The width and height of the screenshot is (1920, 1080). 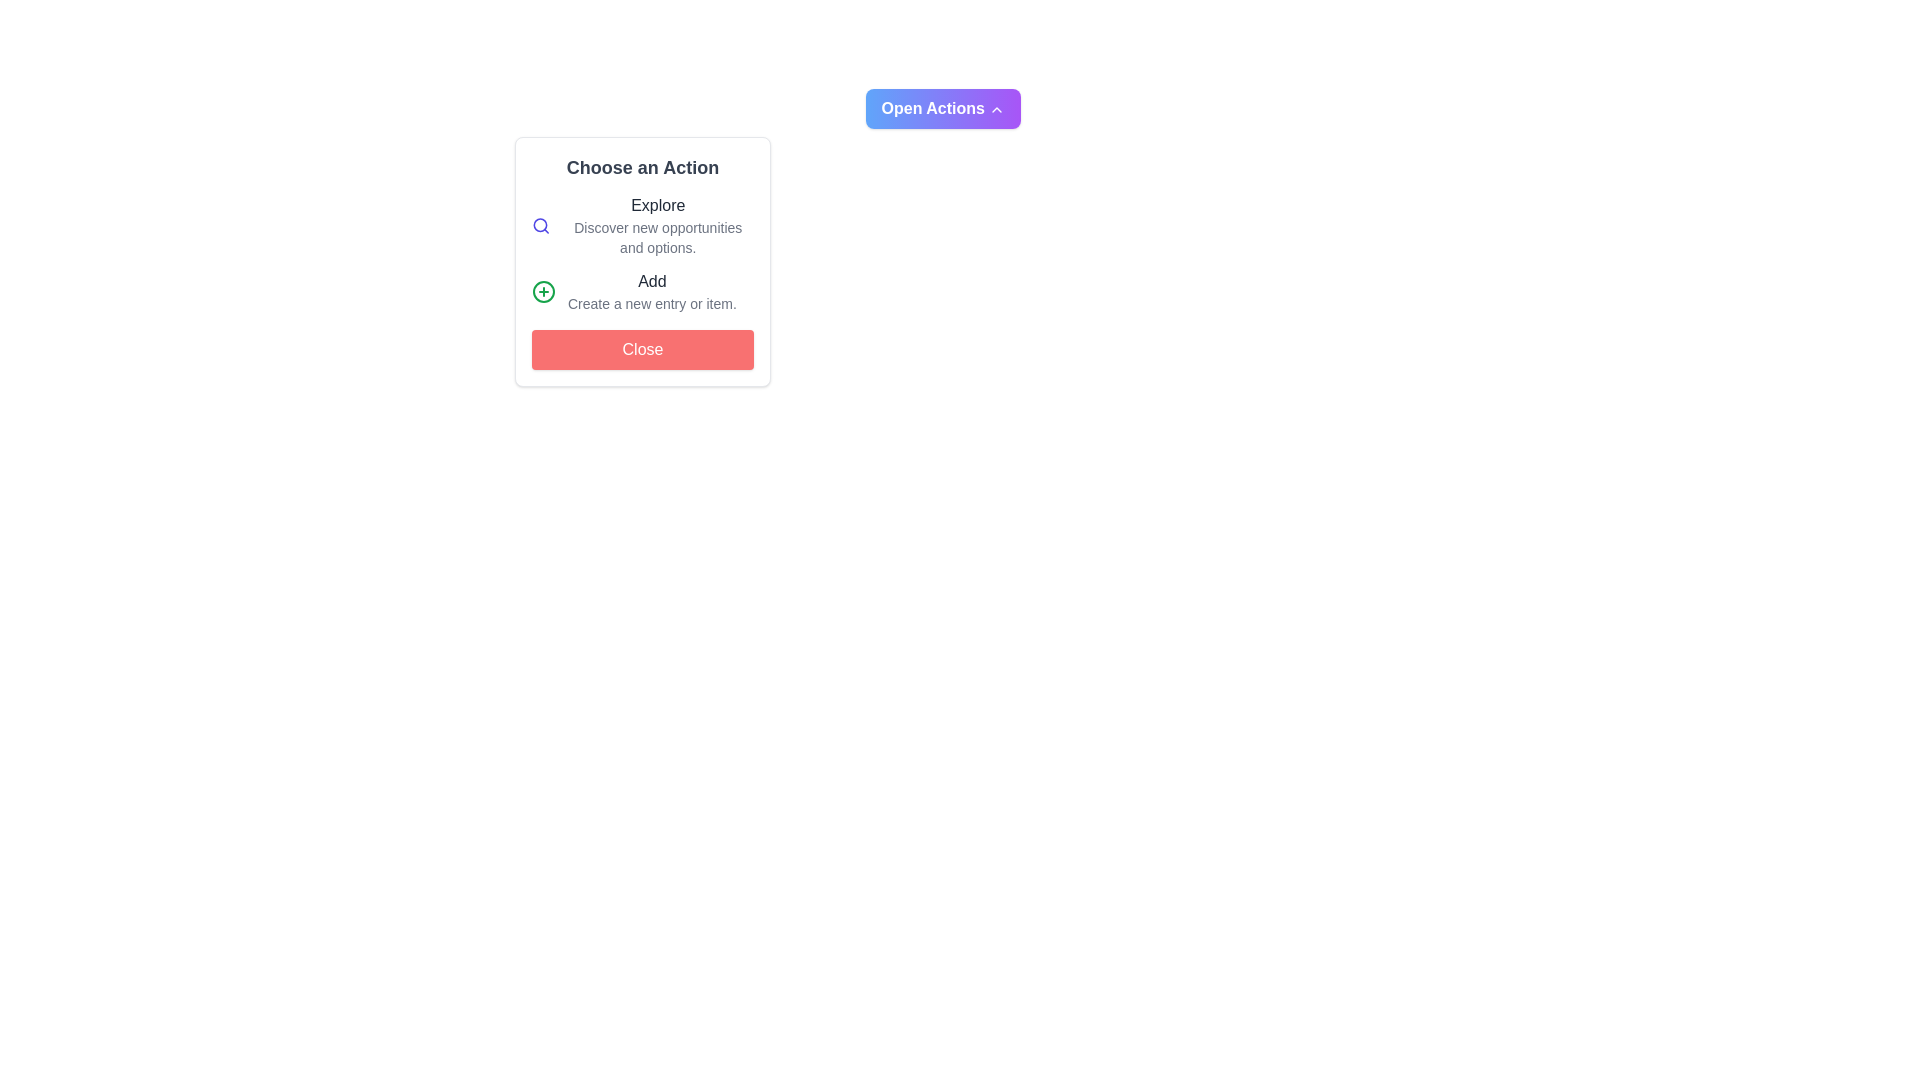 What do you see at coordinates (657, 225) in the screenshot?
I see `the informational text block in the 'Choose an Action' dialog box, which is the first item in the list of actions above the 'Add' option` at bounding box center [657, 225].